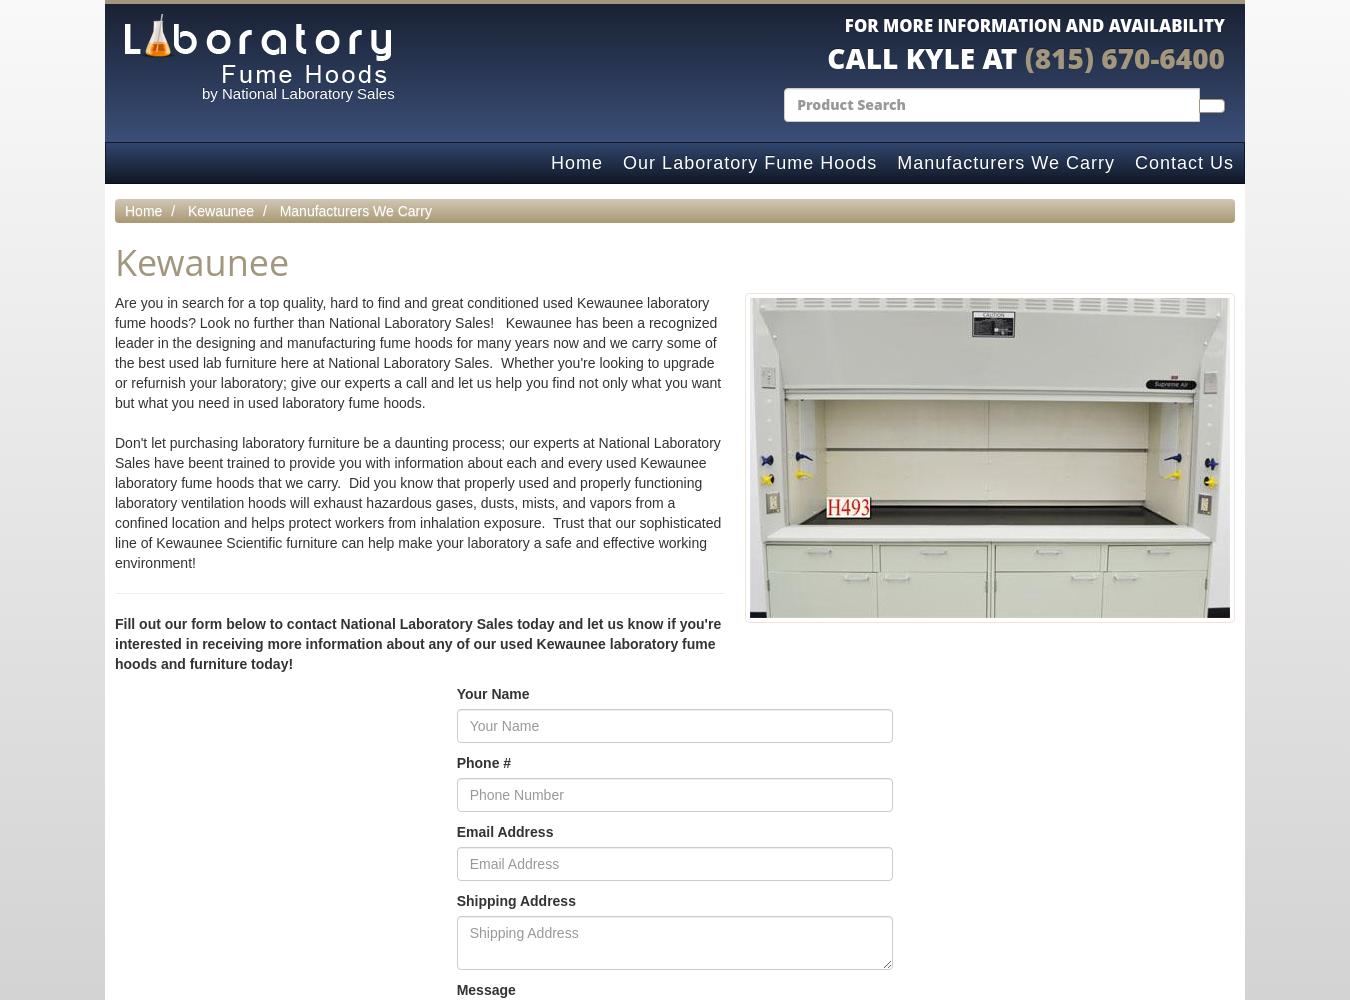 This screenshot has height=1000, width=1350. What do you see at coordinates (417, 643) in the screenshot?
I see `'Fill out our form below to contact National Laboratory Sales today and let us know if you're interested in receiving more information about any of our used Kewaunee laboratory fume hoods and furniture today!'` at bounding box center [417, 643].